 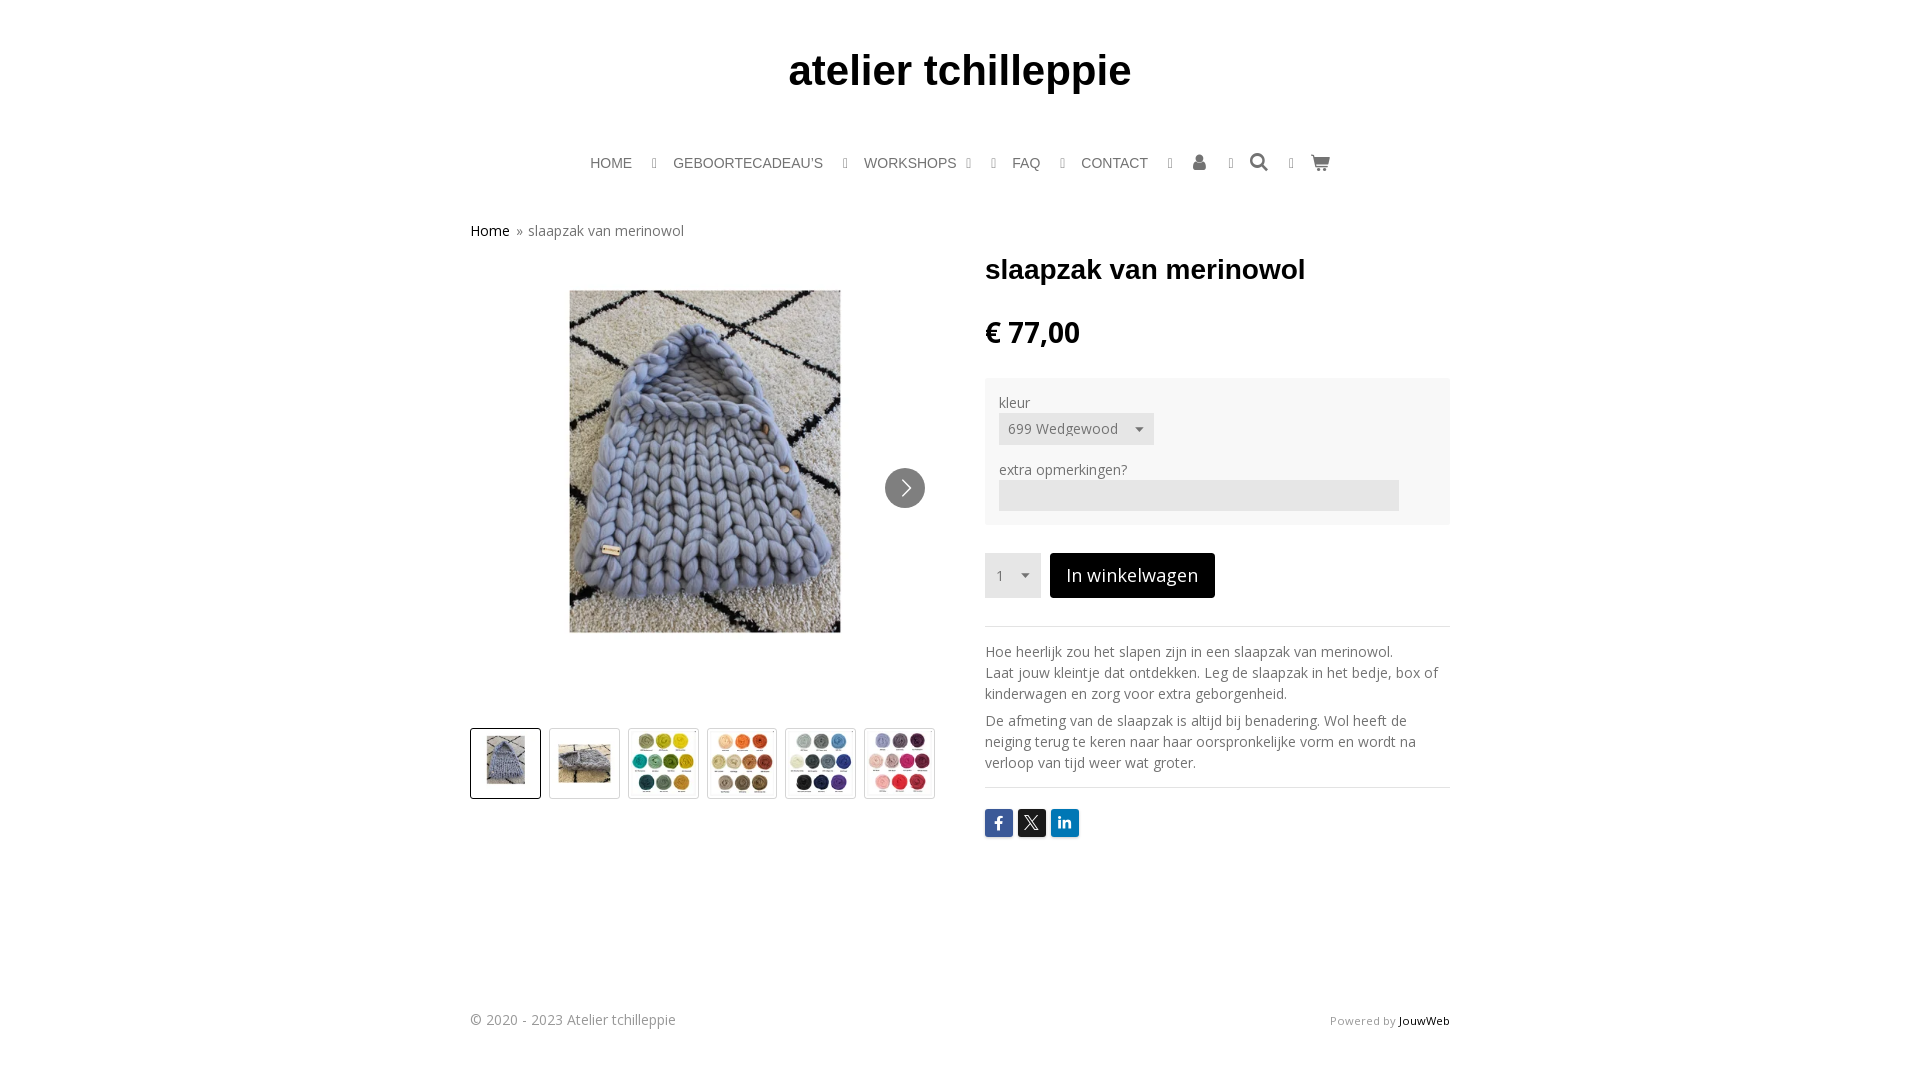 What do you see at coordinates (1001, 162) in the screenshot?
I see `'FAQ'` at bounding box center [1001, 162].